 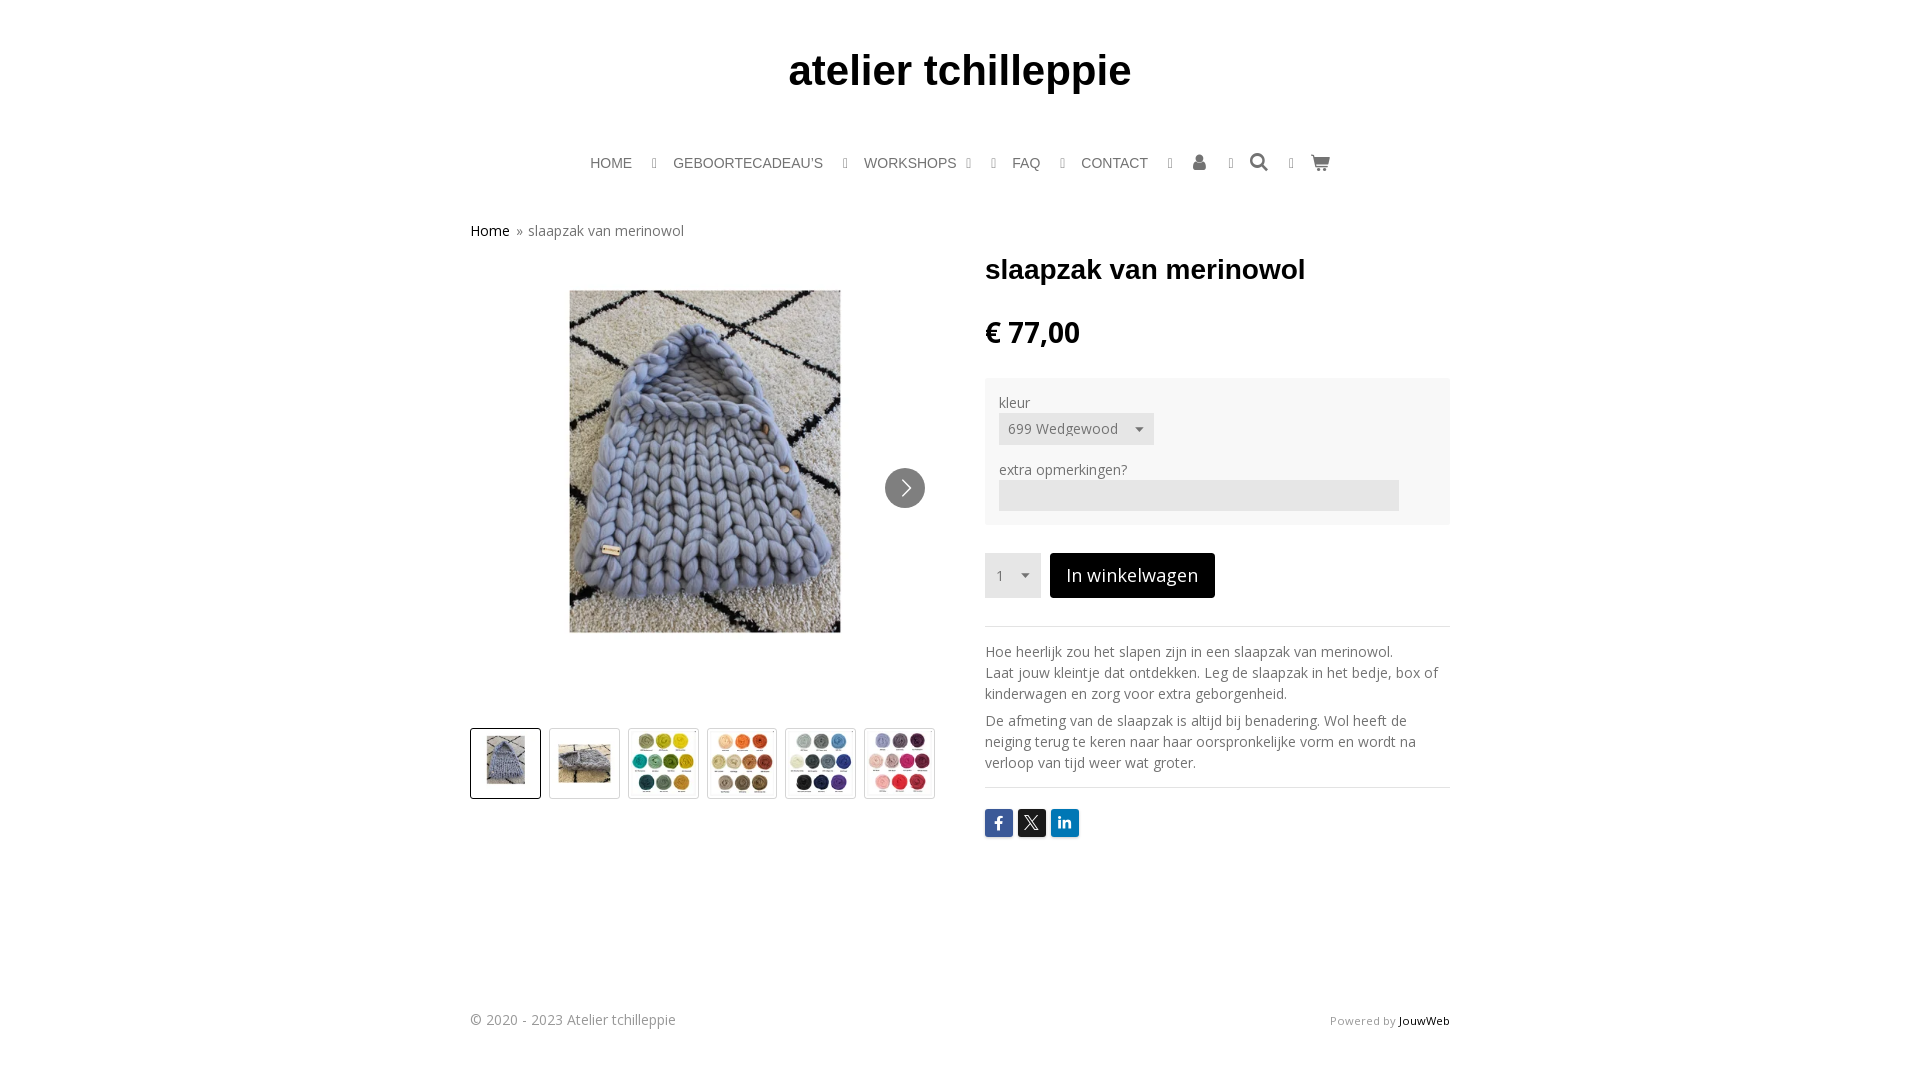 What do you see at coordinates (1001, 162) in the screenshot?
I see `'FAQ'` at bounding box center [1001, 162].